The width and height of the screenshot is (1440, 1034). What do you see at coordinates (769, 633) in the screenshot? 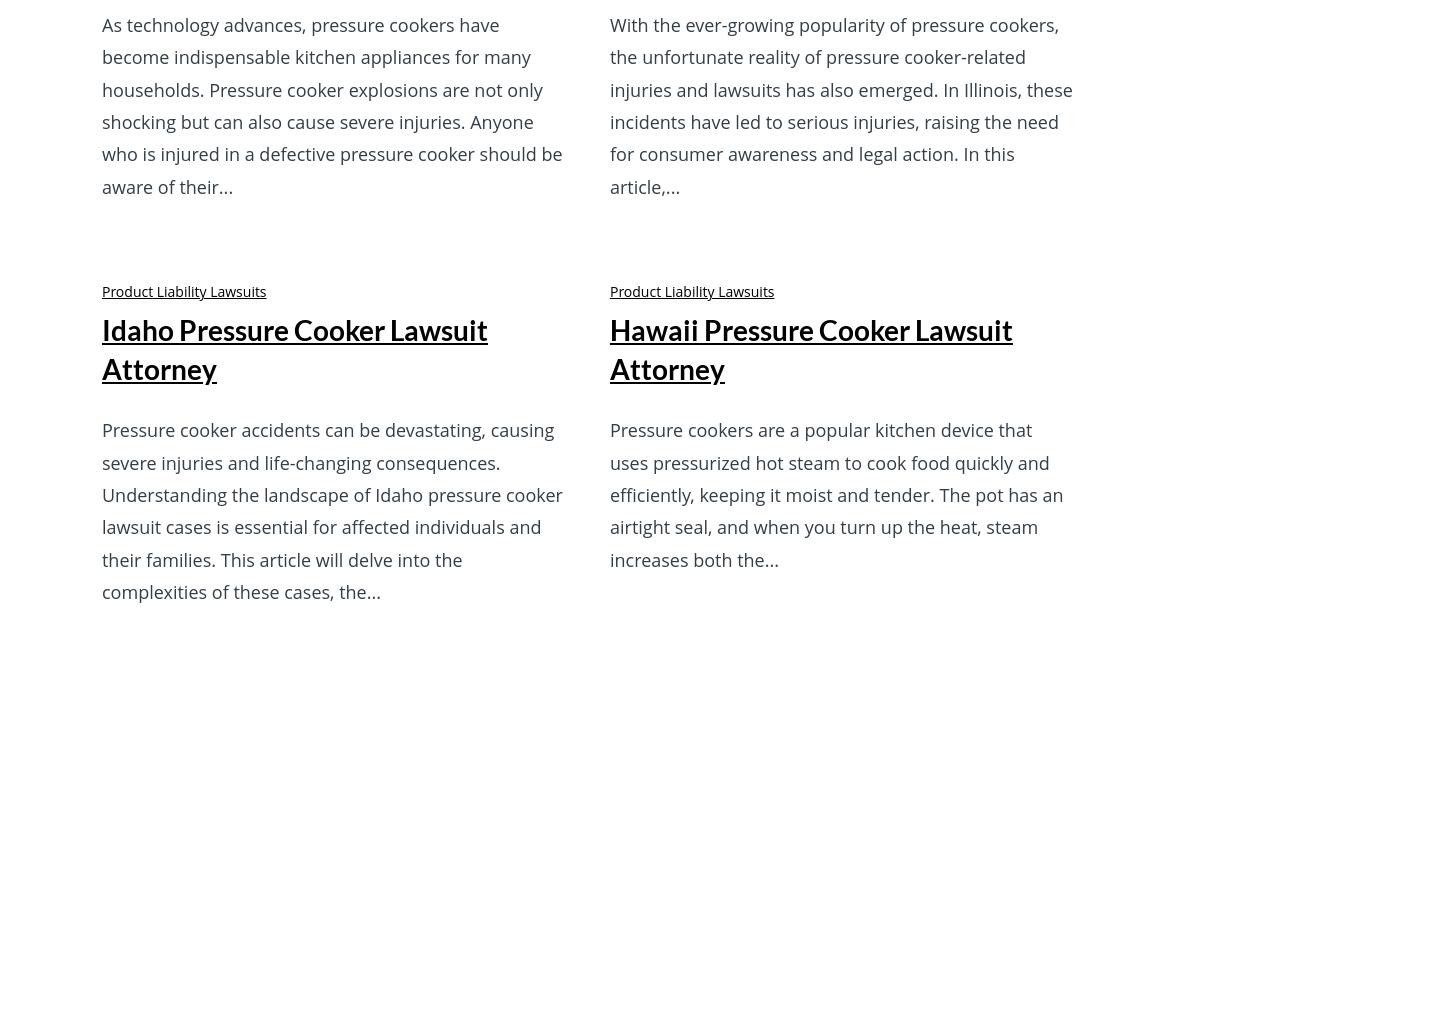
I see `'Food Poisoning'` at bounding box center [769, 633].